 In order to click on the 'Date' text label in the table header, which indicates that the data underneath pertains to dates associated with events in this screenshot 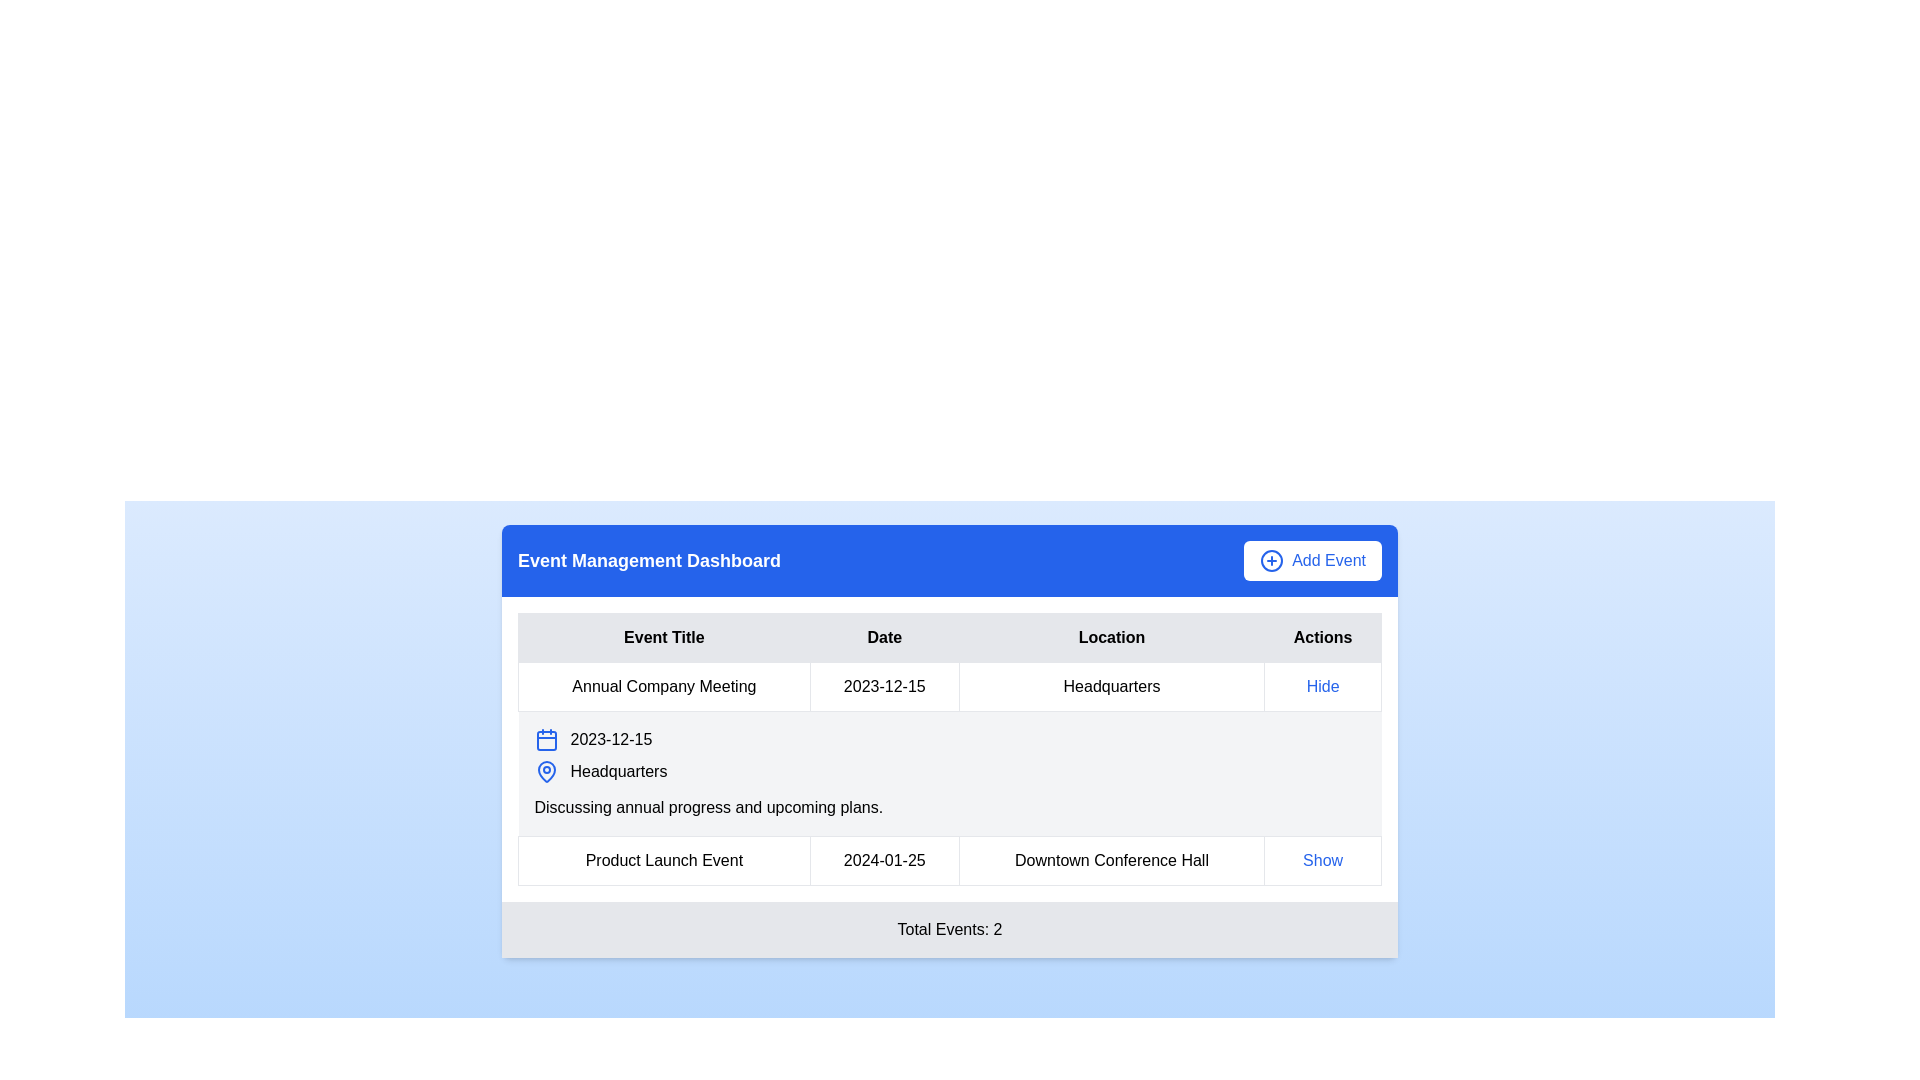, I will do `click(883, 637)`.